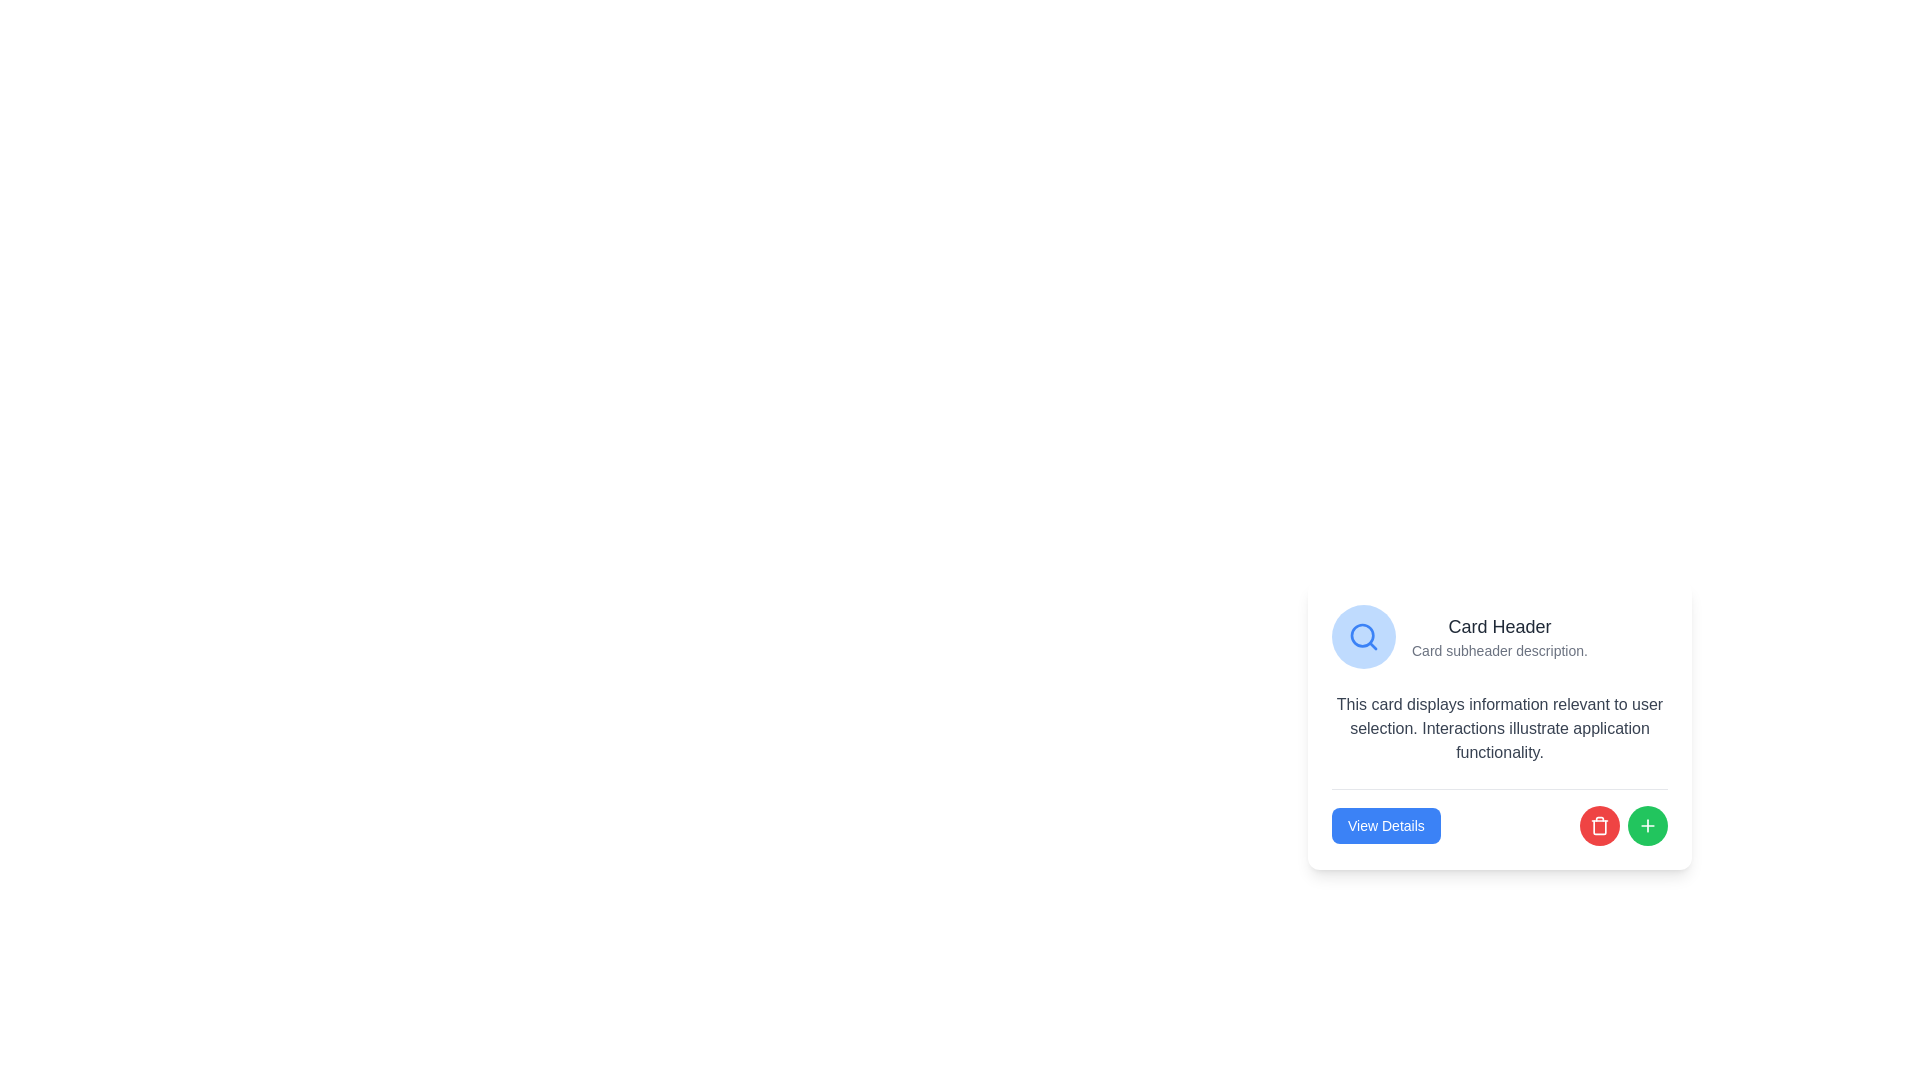  Describe the element at coordinates (1361, 635) in the screenshot. I see `the circular element in the magnifying glass icon, located at the center of the icon and within the card component` at that location.